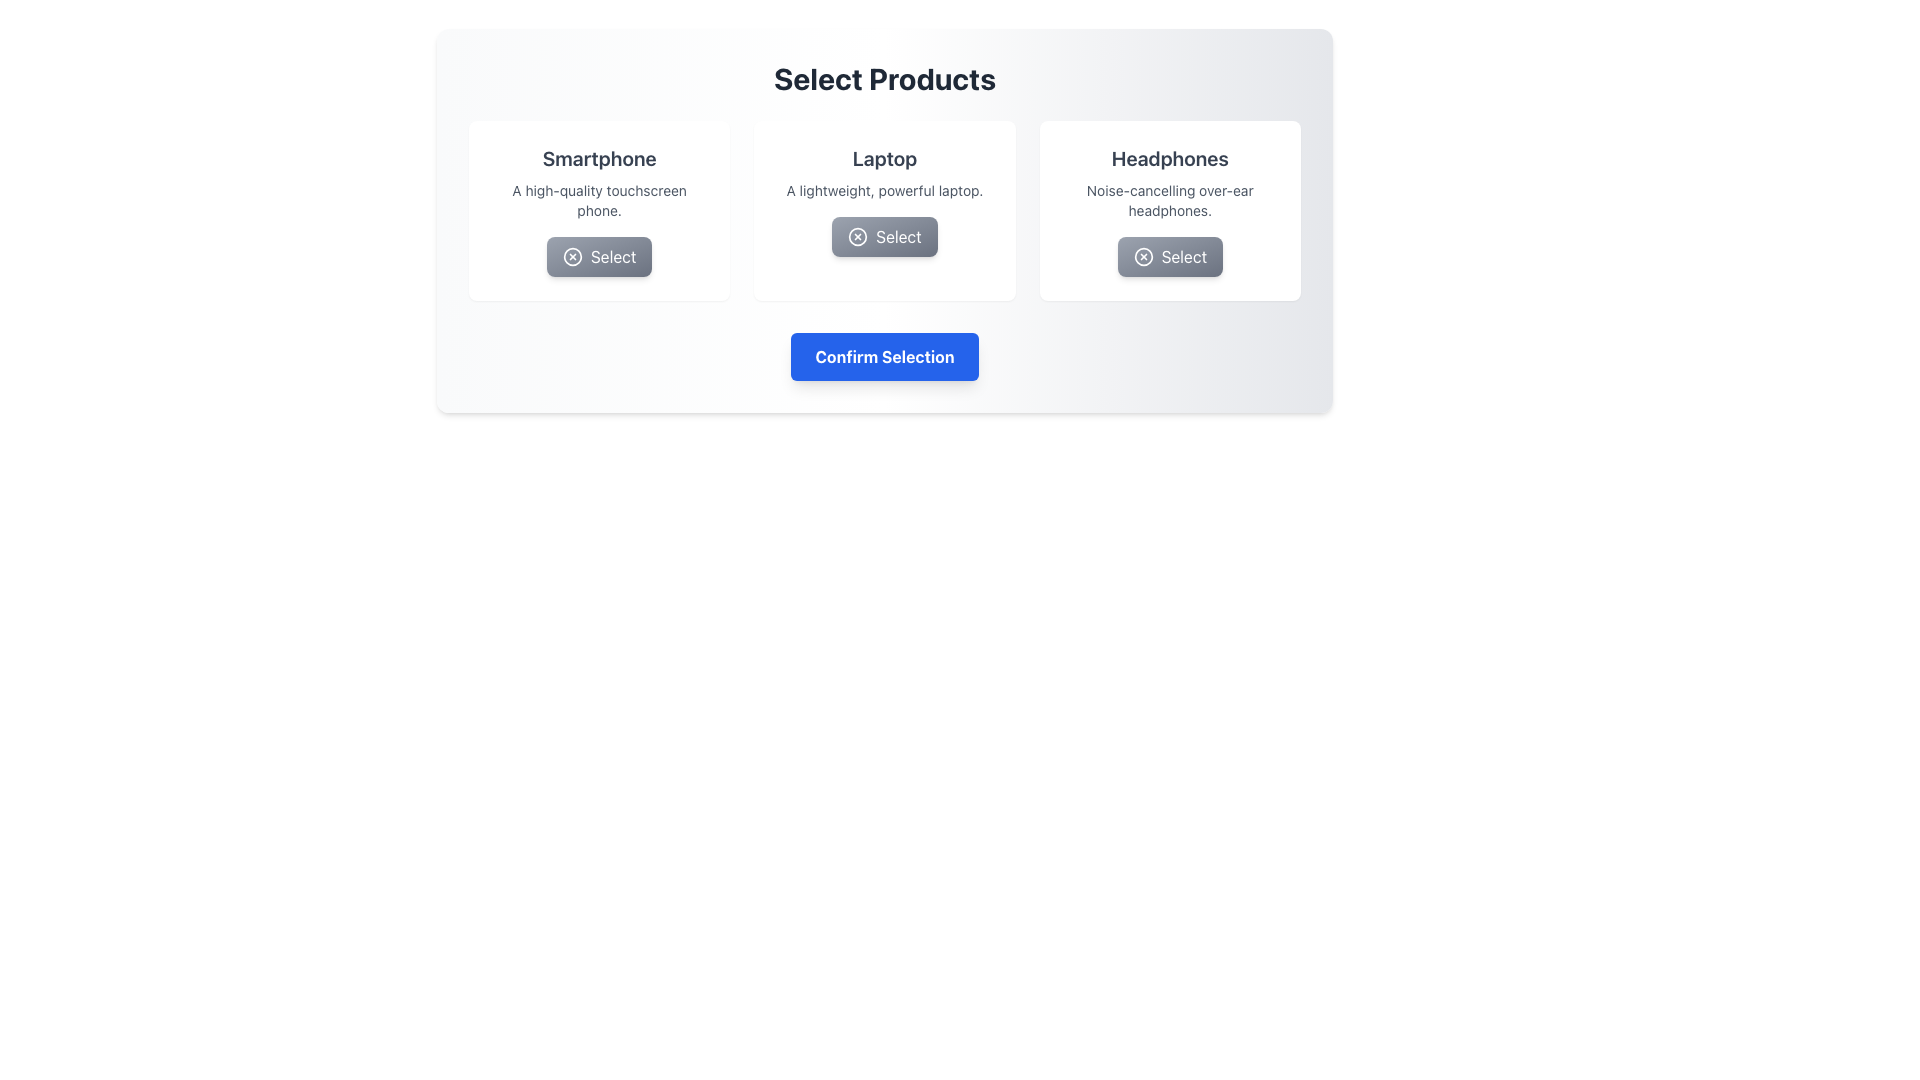  Describe the element at coordinates (883, 191) in the screenshot. I see `the static text element that provides a brief description of the 'Laptop' product, located beneath the product title and above the 'Select' button` at that location.